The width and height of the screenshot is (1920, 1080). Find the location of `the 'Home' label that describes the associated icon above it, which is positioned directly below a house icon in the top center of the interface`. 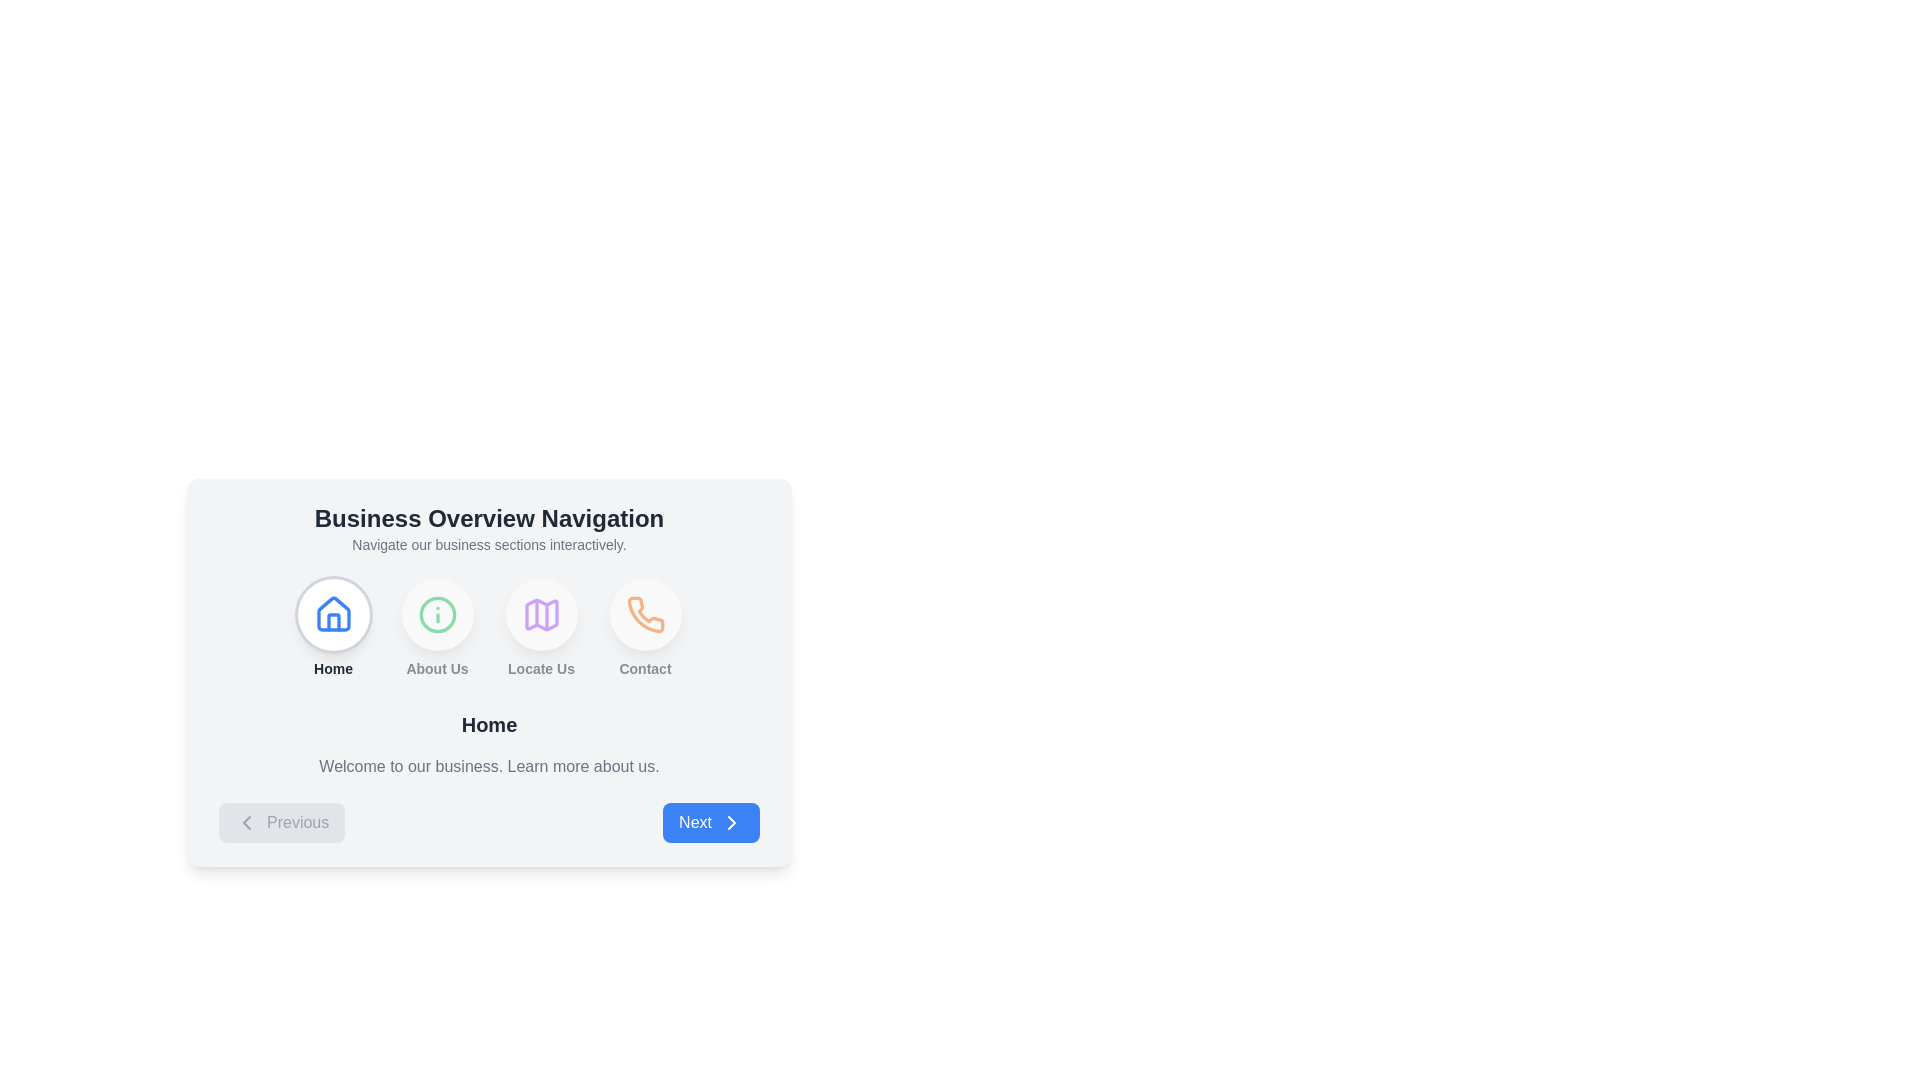

the 'Home' label that describes the associated icon above it, which is positioned directly below a house icon in the top center of the interface is located at coordinates (333, 668).